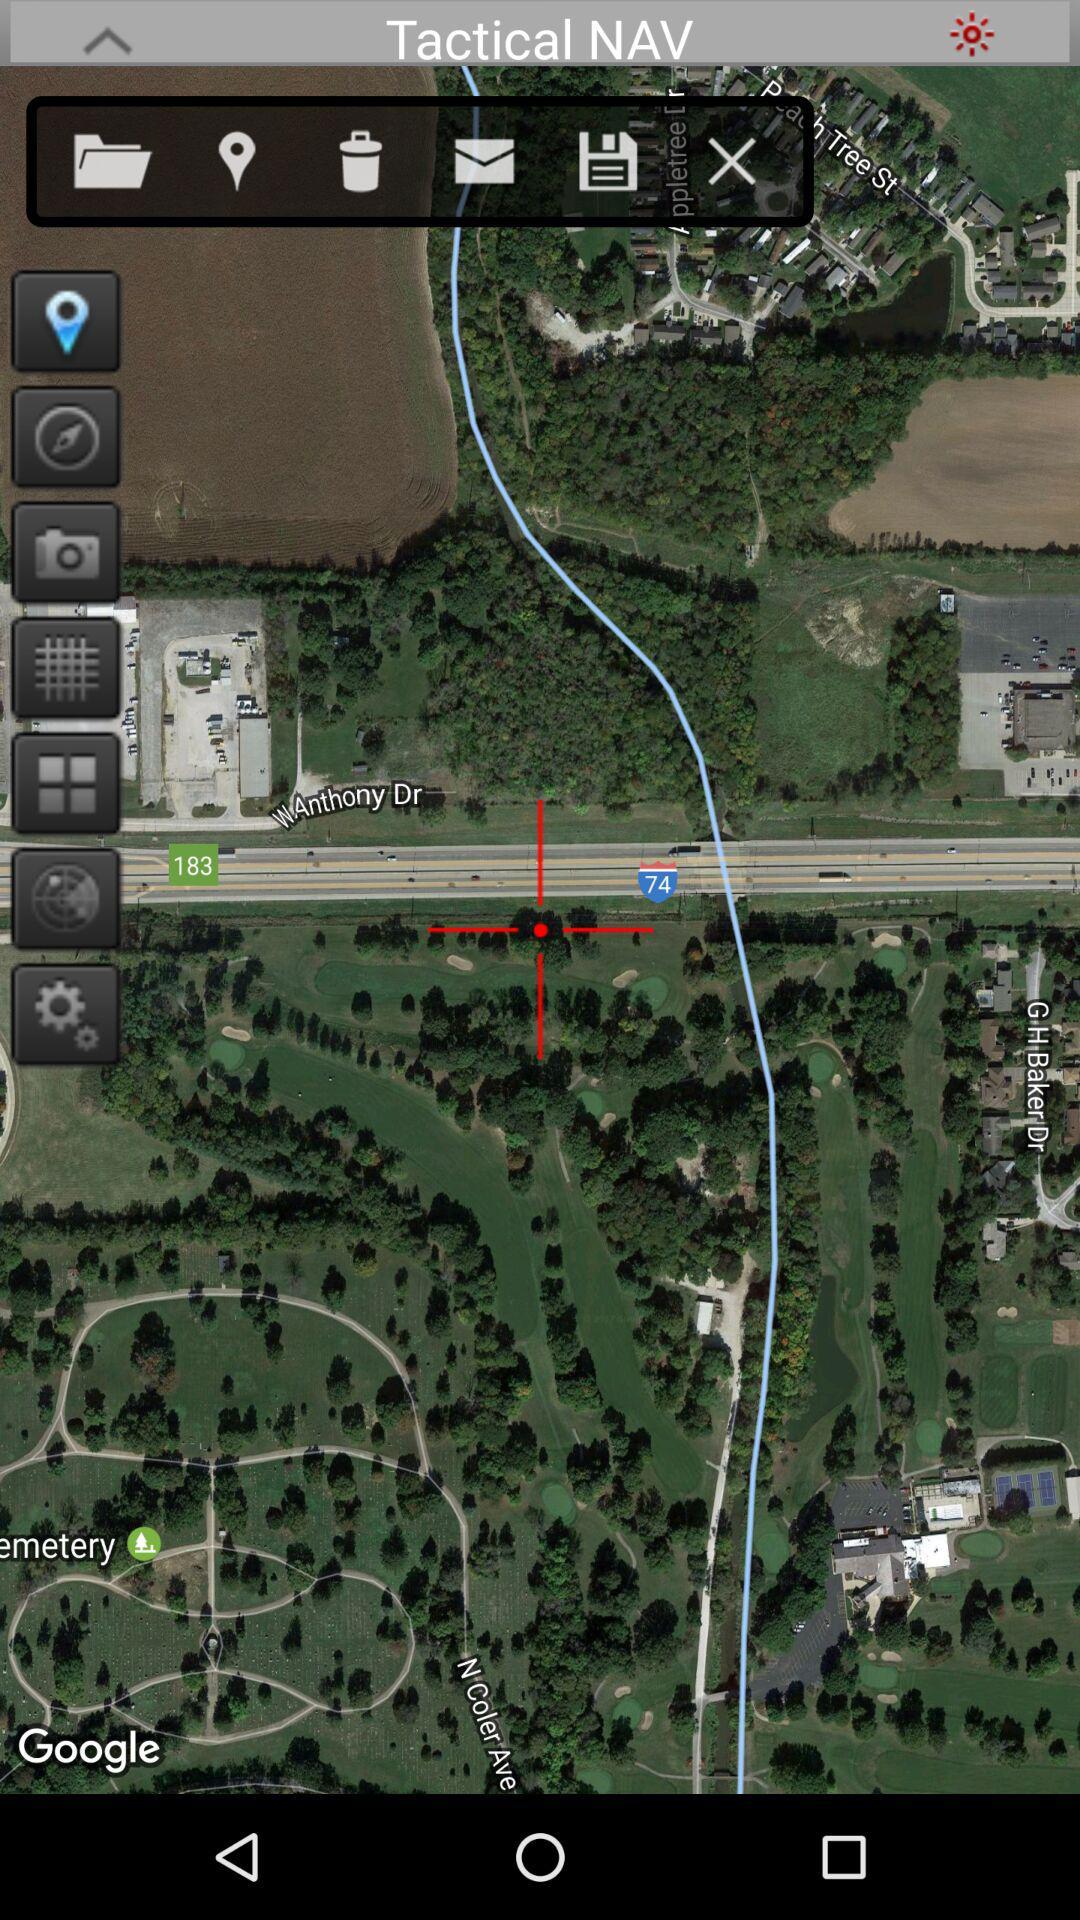 The height and width of the screenshot is (1920, 1080). Describe the element at coordinates (58, 838) in the screenshot. I see `the dashboard icon` at that location.